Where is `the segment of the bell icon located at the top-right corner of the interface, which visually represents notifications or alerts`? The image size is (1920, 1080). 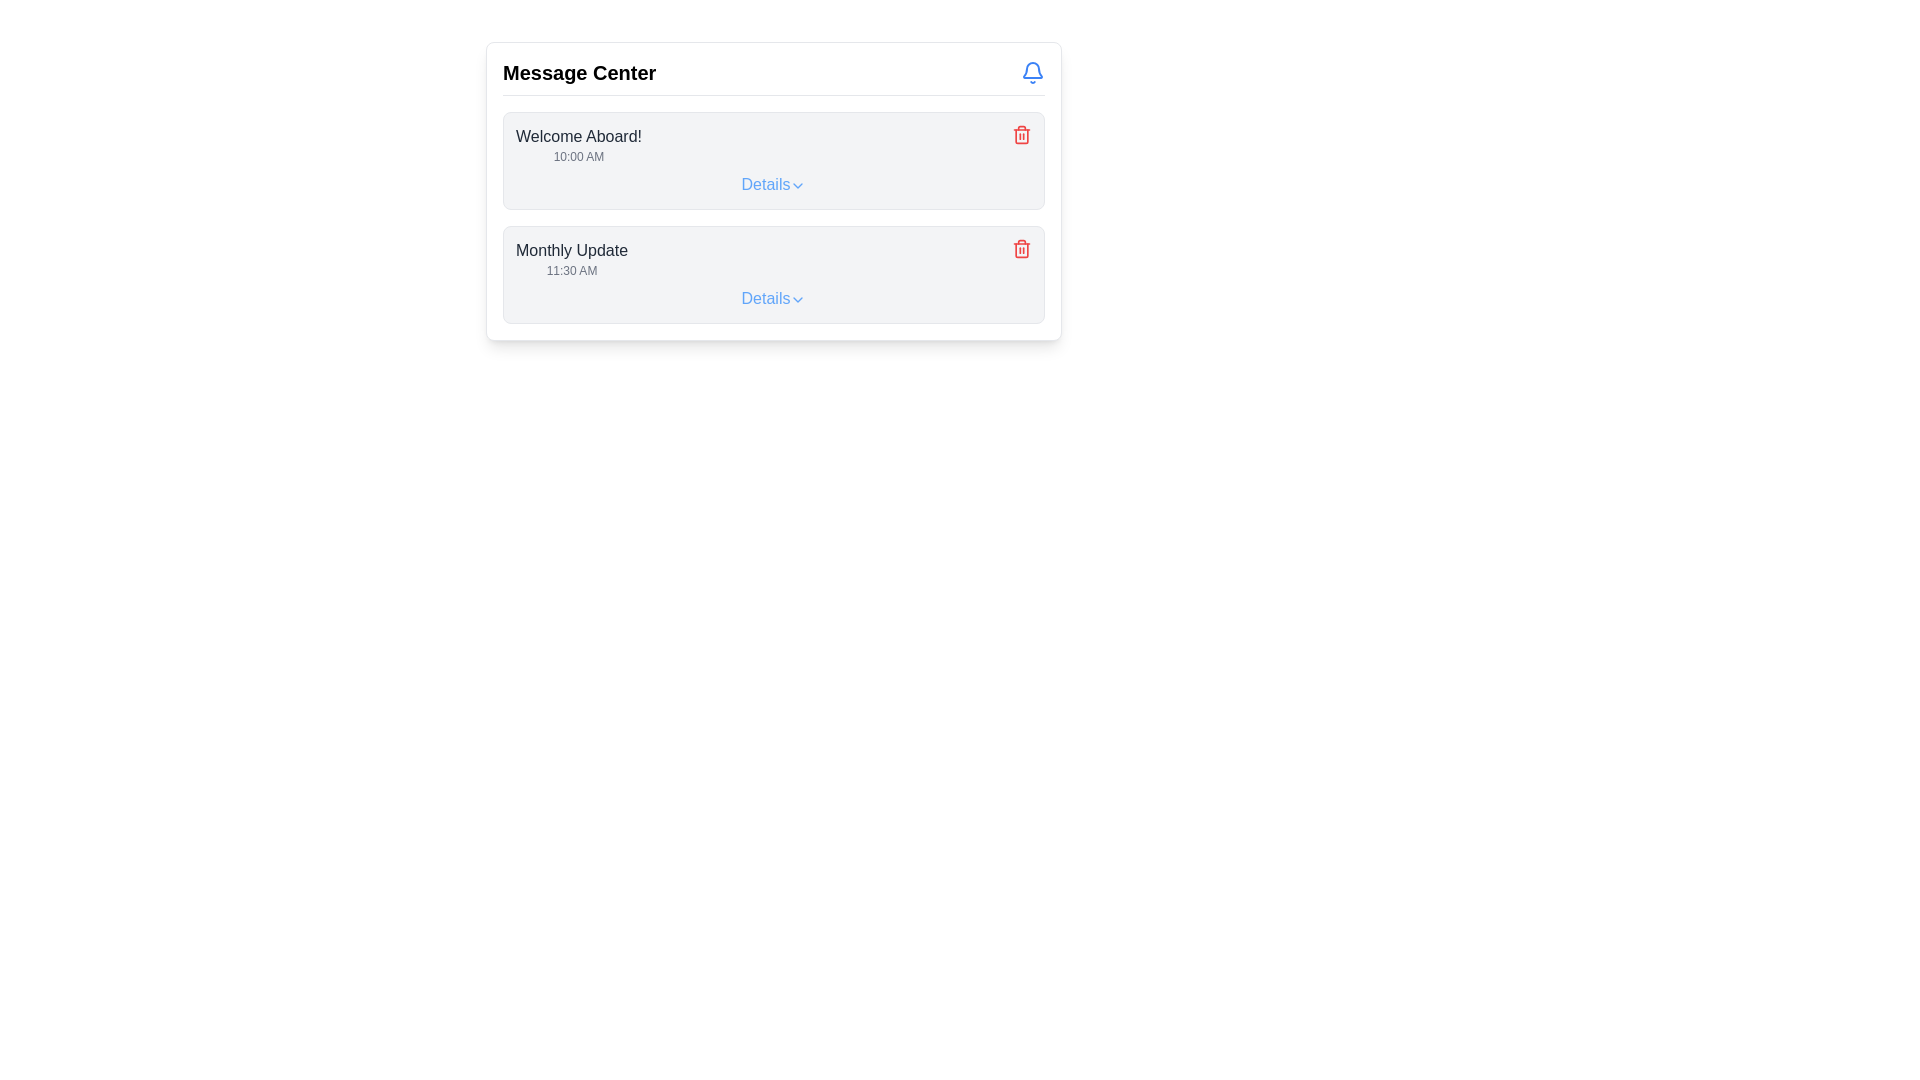 the segment of the bell icon located at the top-right corner of the interface, which visually represents notifications or alerts is located at coordinates (1032, 69).